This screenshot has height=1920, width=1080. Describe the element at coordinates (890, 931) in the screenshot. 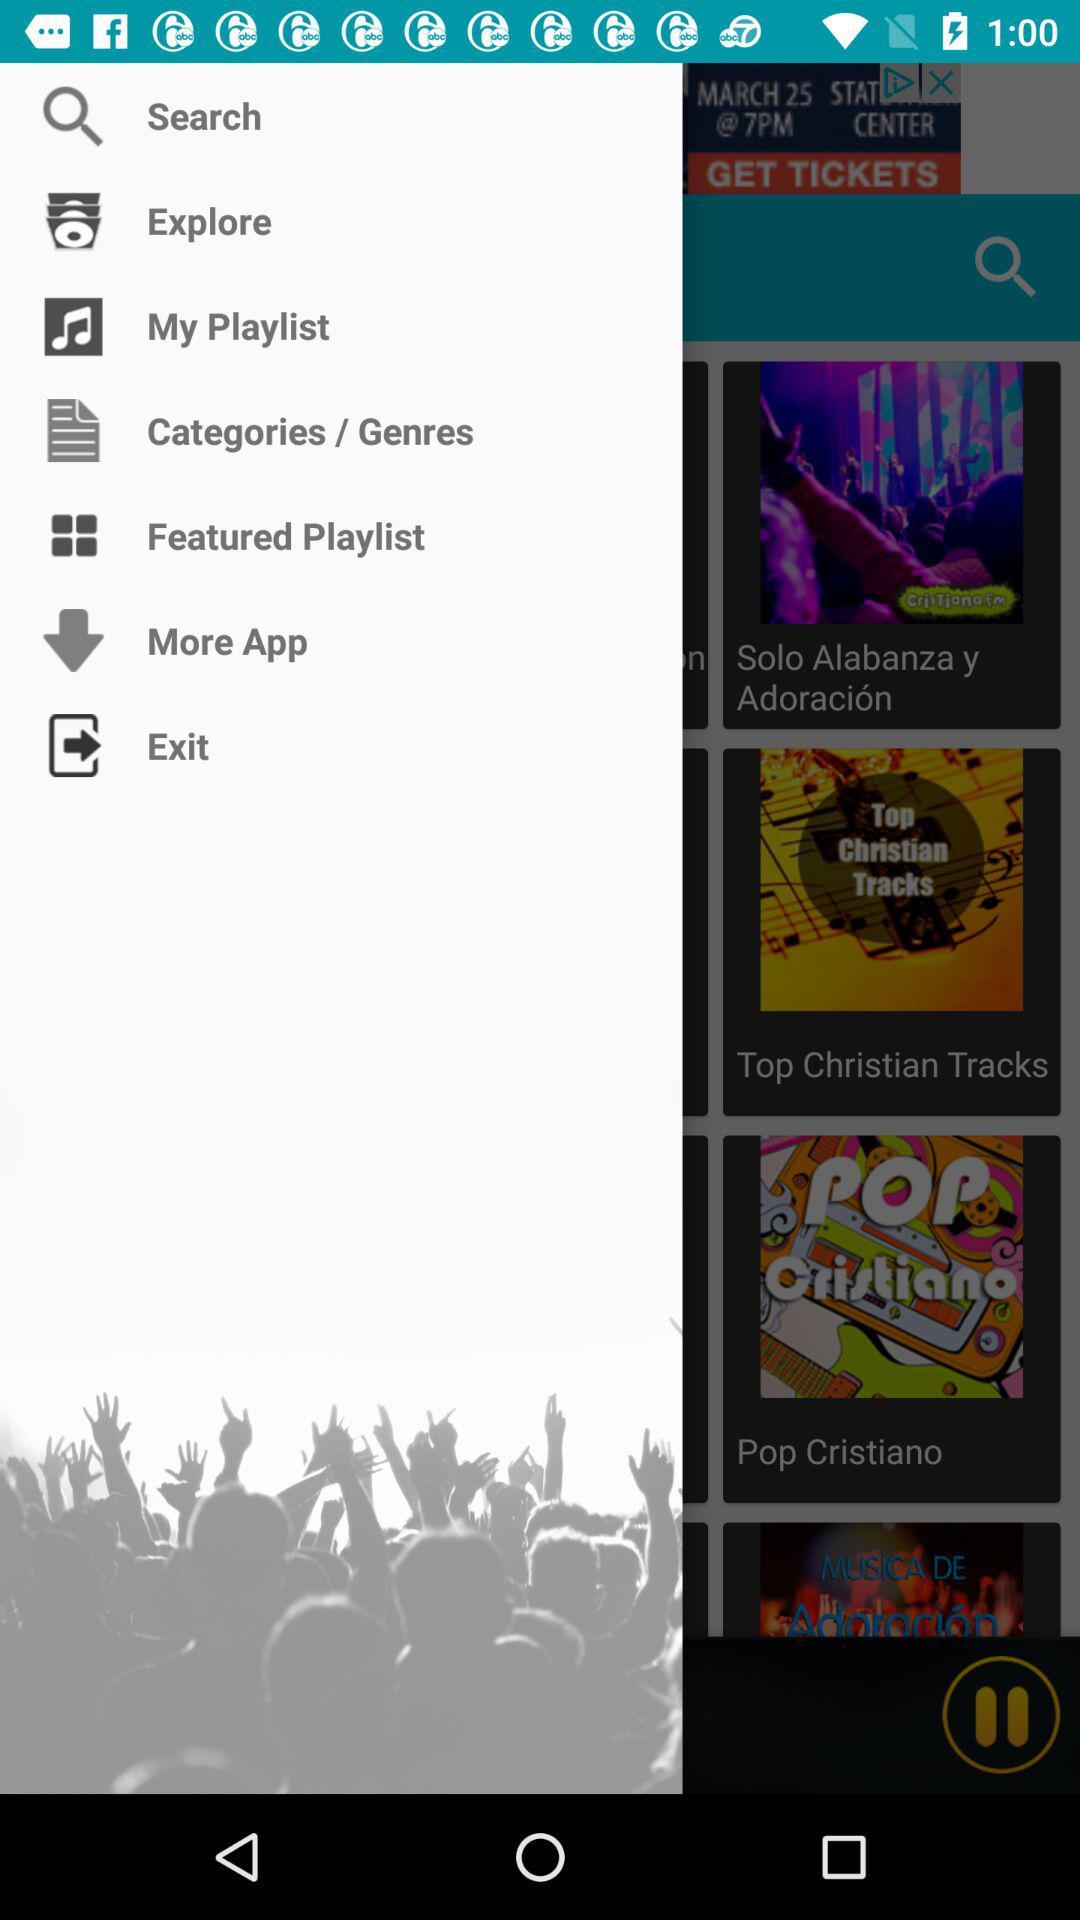

I see `second image from search buttontop` at that location.